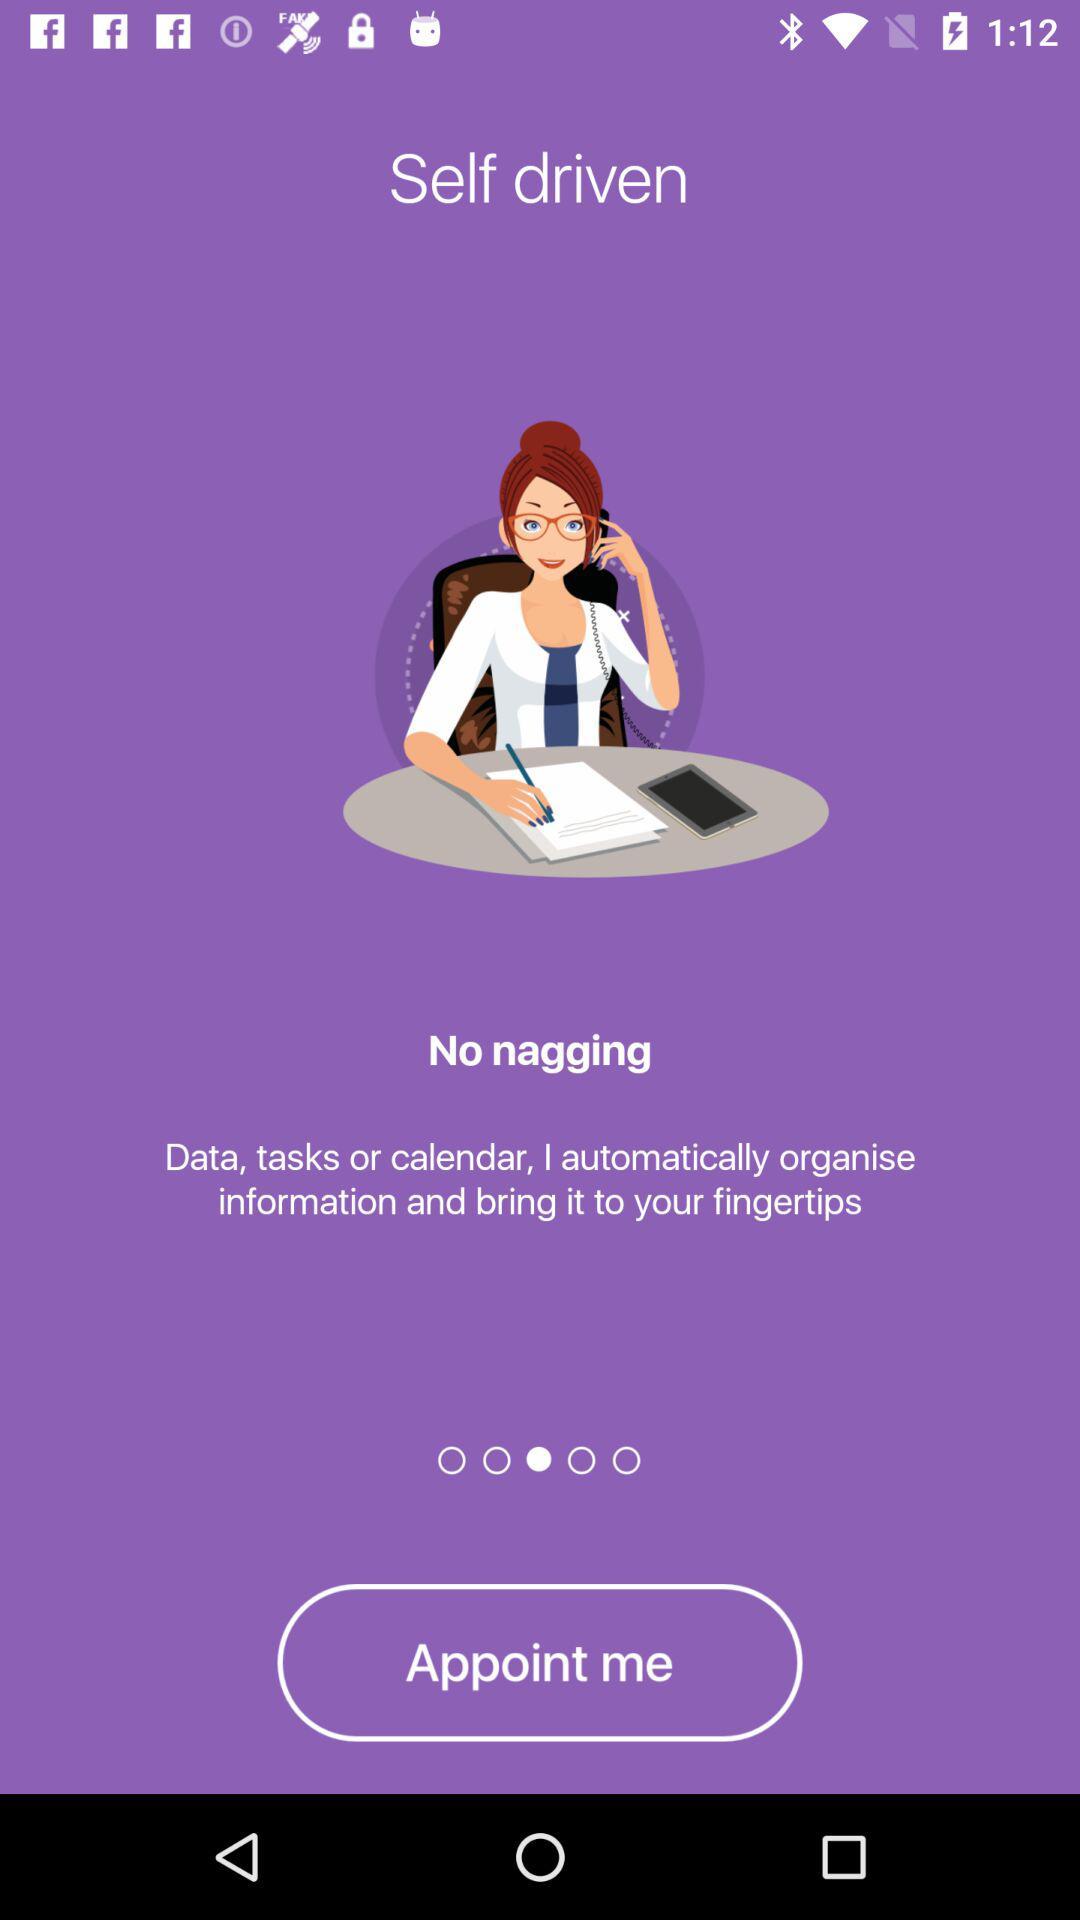  I want to click on the third ball which is above the appoint me button, so click(540, 1459).